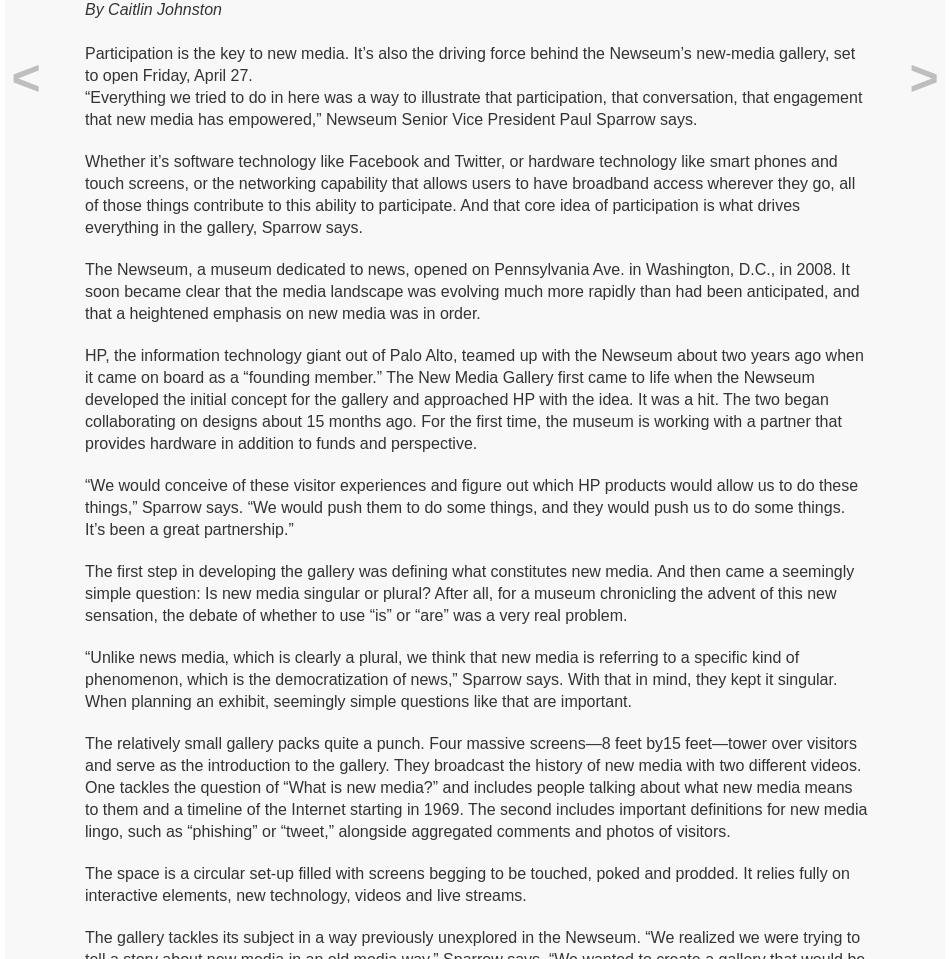 The height and width of the screenshot is (959, 950). What do you see at coordinates (470, 506) in the screenshot?
I see `'“We would conceive of these visitor experiences and figure out which HP products would allow us to do these things,” Sparrow says. “We would push them to do some things, and they would push us to do some things. It’s been a great partnership.”'` at bounding box center [470, 506].